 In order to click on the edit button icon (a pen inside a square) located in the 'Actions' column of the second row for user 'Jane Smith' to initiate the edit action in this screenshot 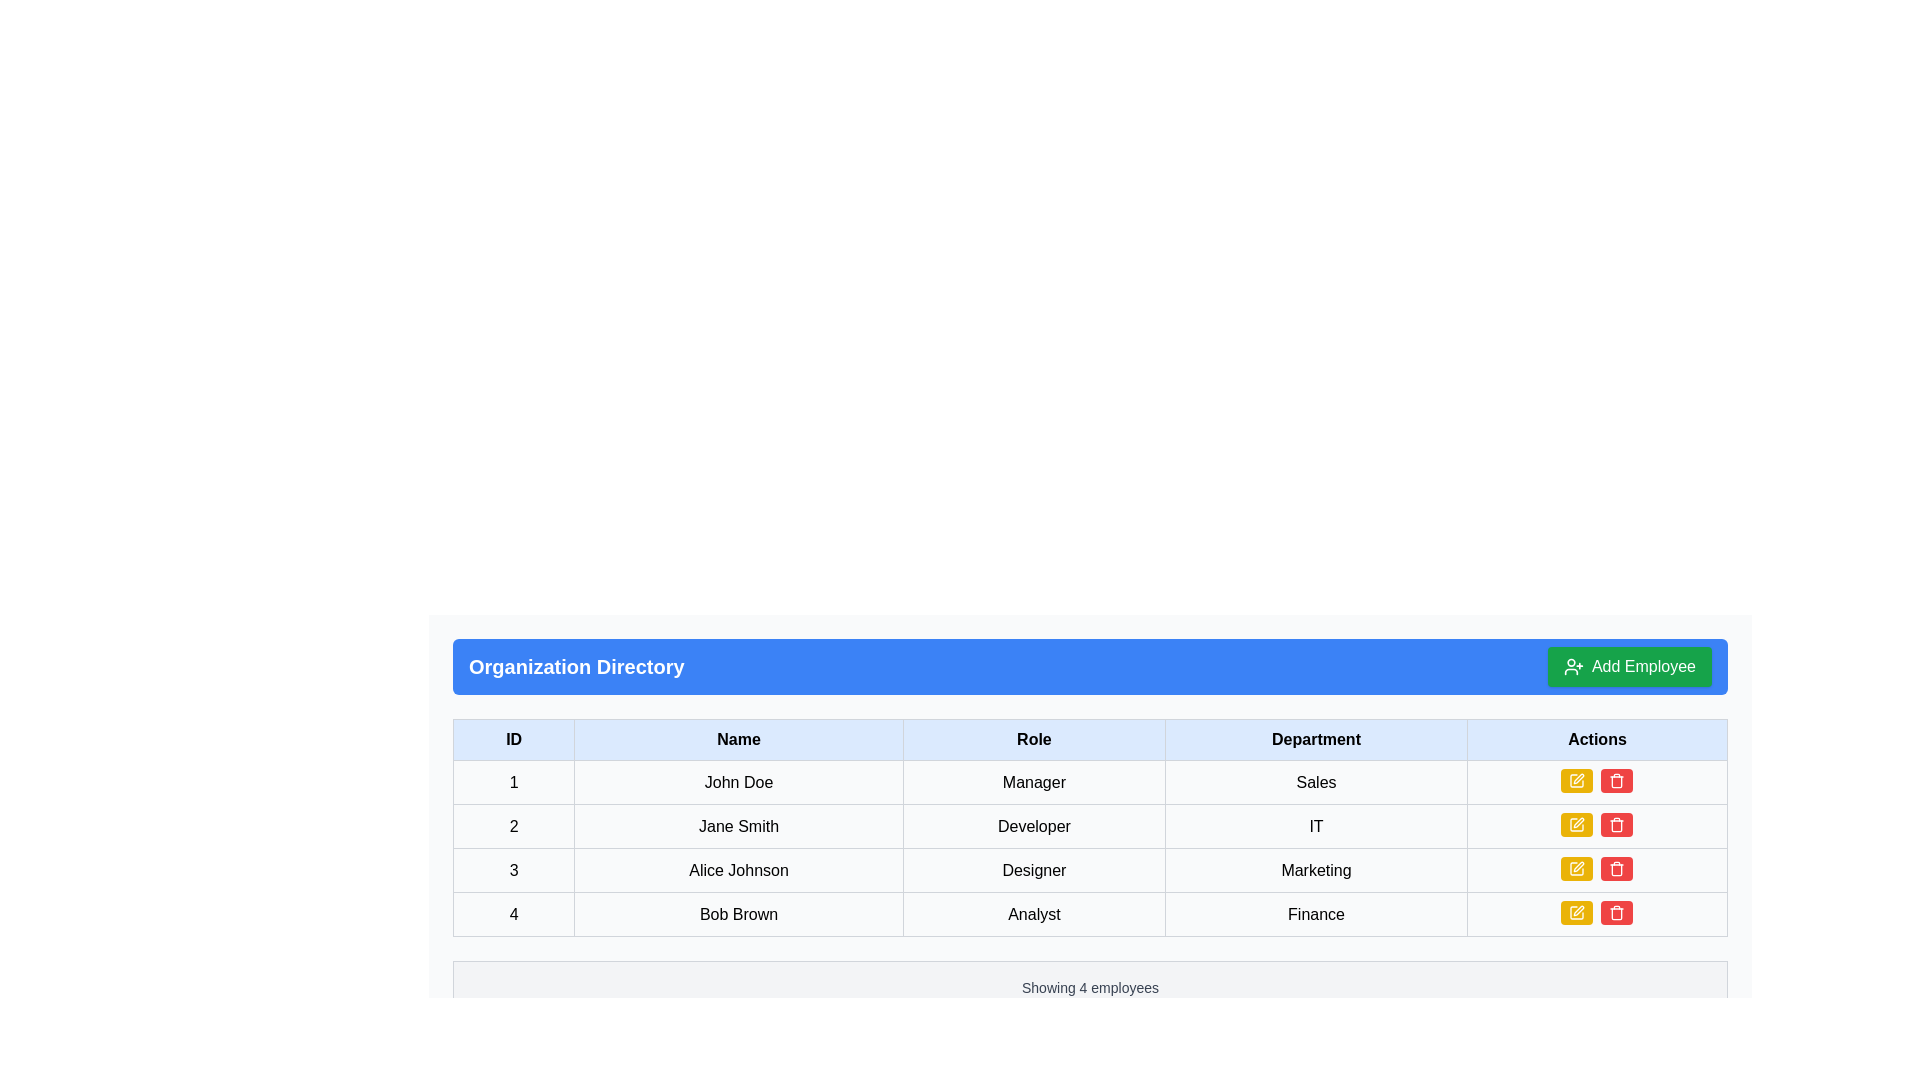, I will do `click(1576, 825)`.